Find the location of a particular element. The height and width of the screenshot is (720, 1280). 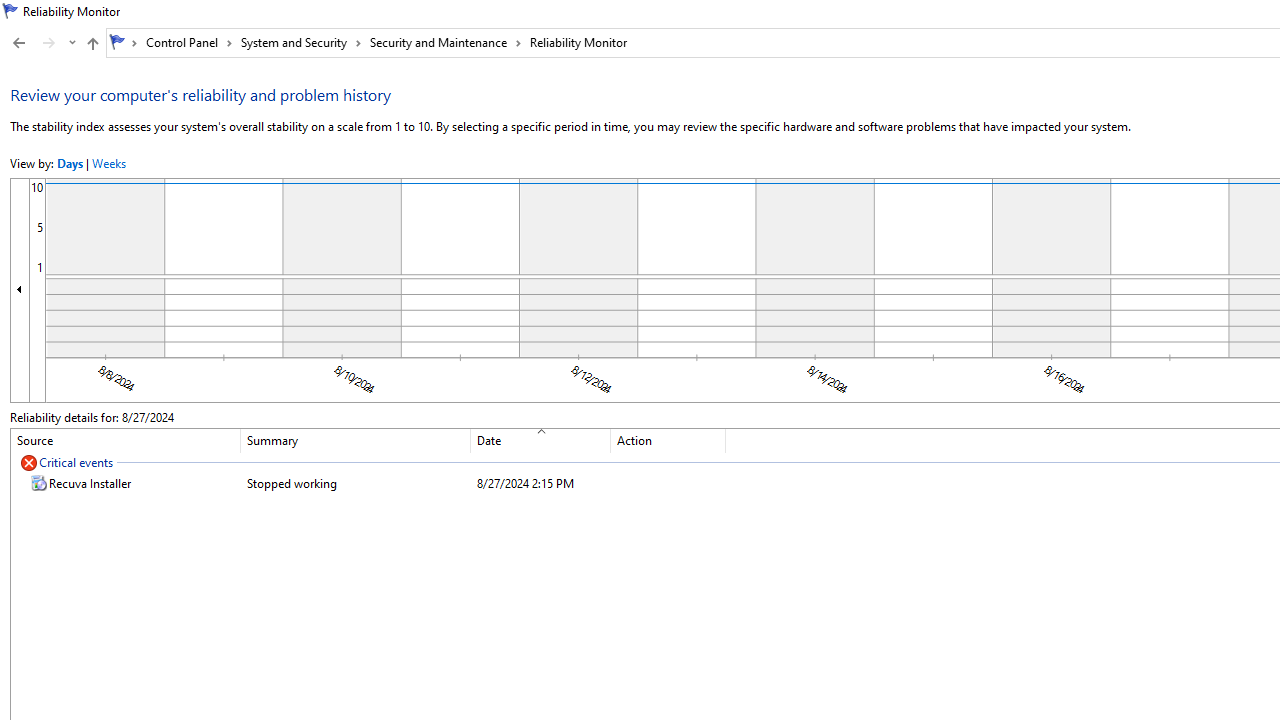

'ScrollLeft' is located at coordinates (20, 289).